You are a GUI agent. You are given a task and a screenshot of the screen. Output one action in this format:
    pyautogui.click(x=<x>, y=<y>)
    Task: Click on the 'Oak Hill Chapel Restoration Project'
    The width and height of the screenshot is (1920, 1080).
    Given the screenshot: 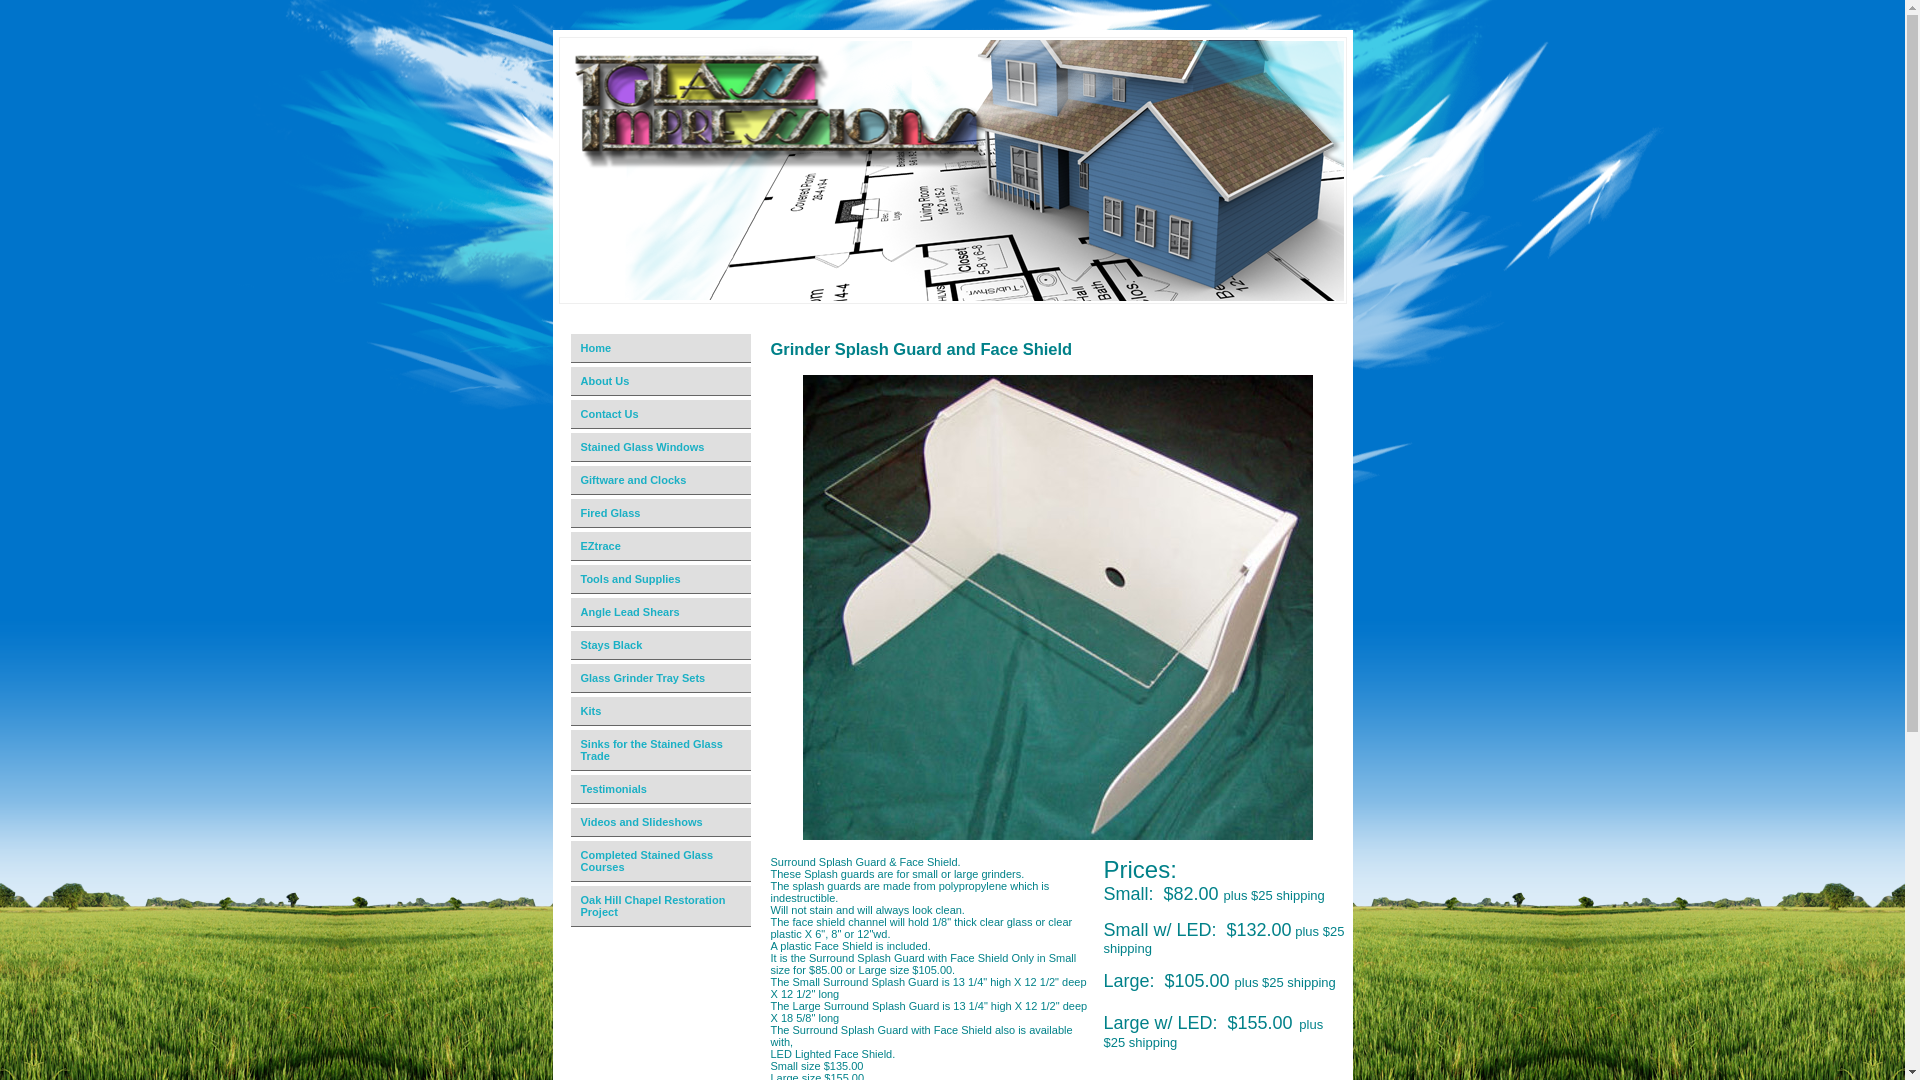 What is the action you would take?
    pyautogui.click(x=662, y=906)
    